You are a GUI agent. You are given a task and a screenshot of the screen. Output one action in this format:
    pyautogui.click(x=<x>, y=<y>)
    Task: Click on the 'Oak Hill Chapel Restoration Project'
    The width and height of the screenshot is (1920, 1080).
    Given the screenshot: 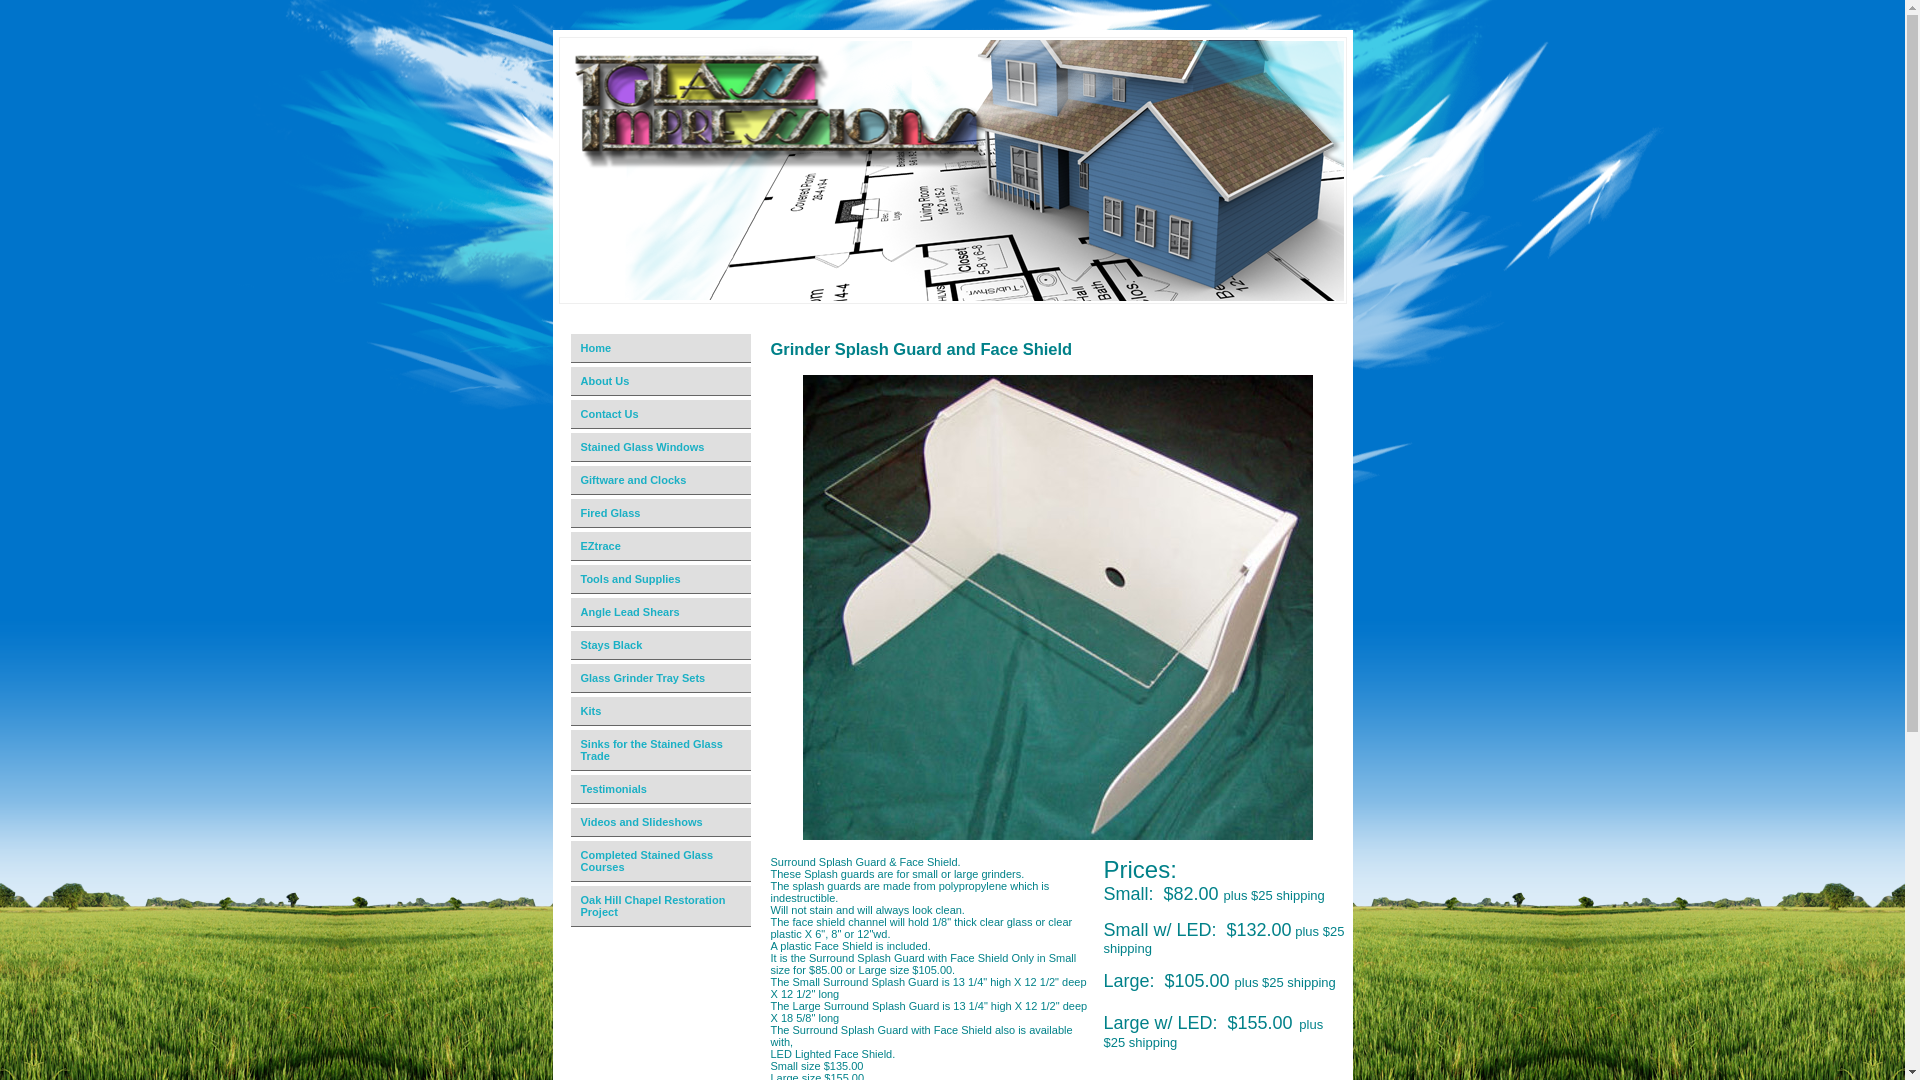 What is the action you would take?
    pyautogui.click(x=662, y=906)
    